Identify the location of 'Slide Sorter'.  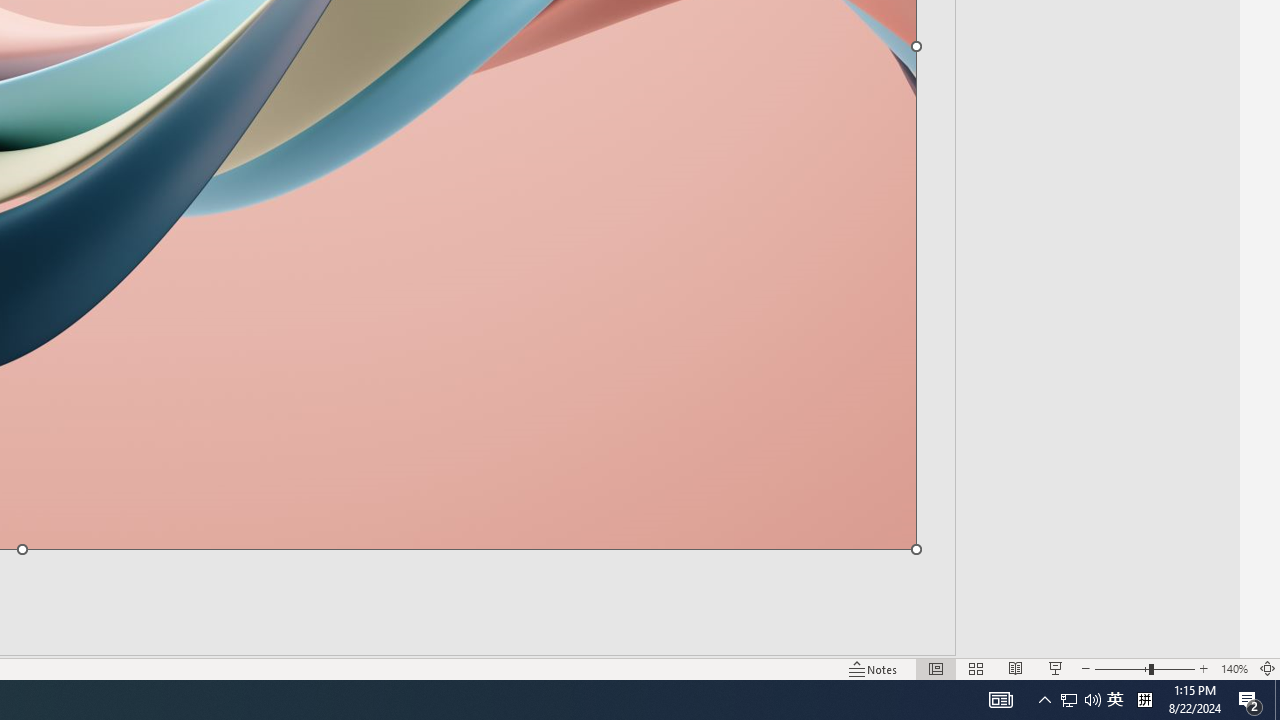
(976, 669).